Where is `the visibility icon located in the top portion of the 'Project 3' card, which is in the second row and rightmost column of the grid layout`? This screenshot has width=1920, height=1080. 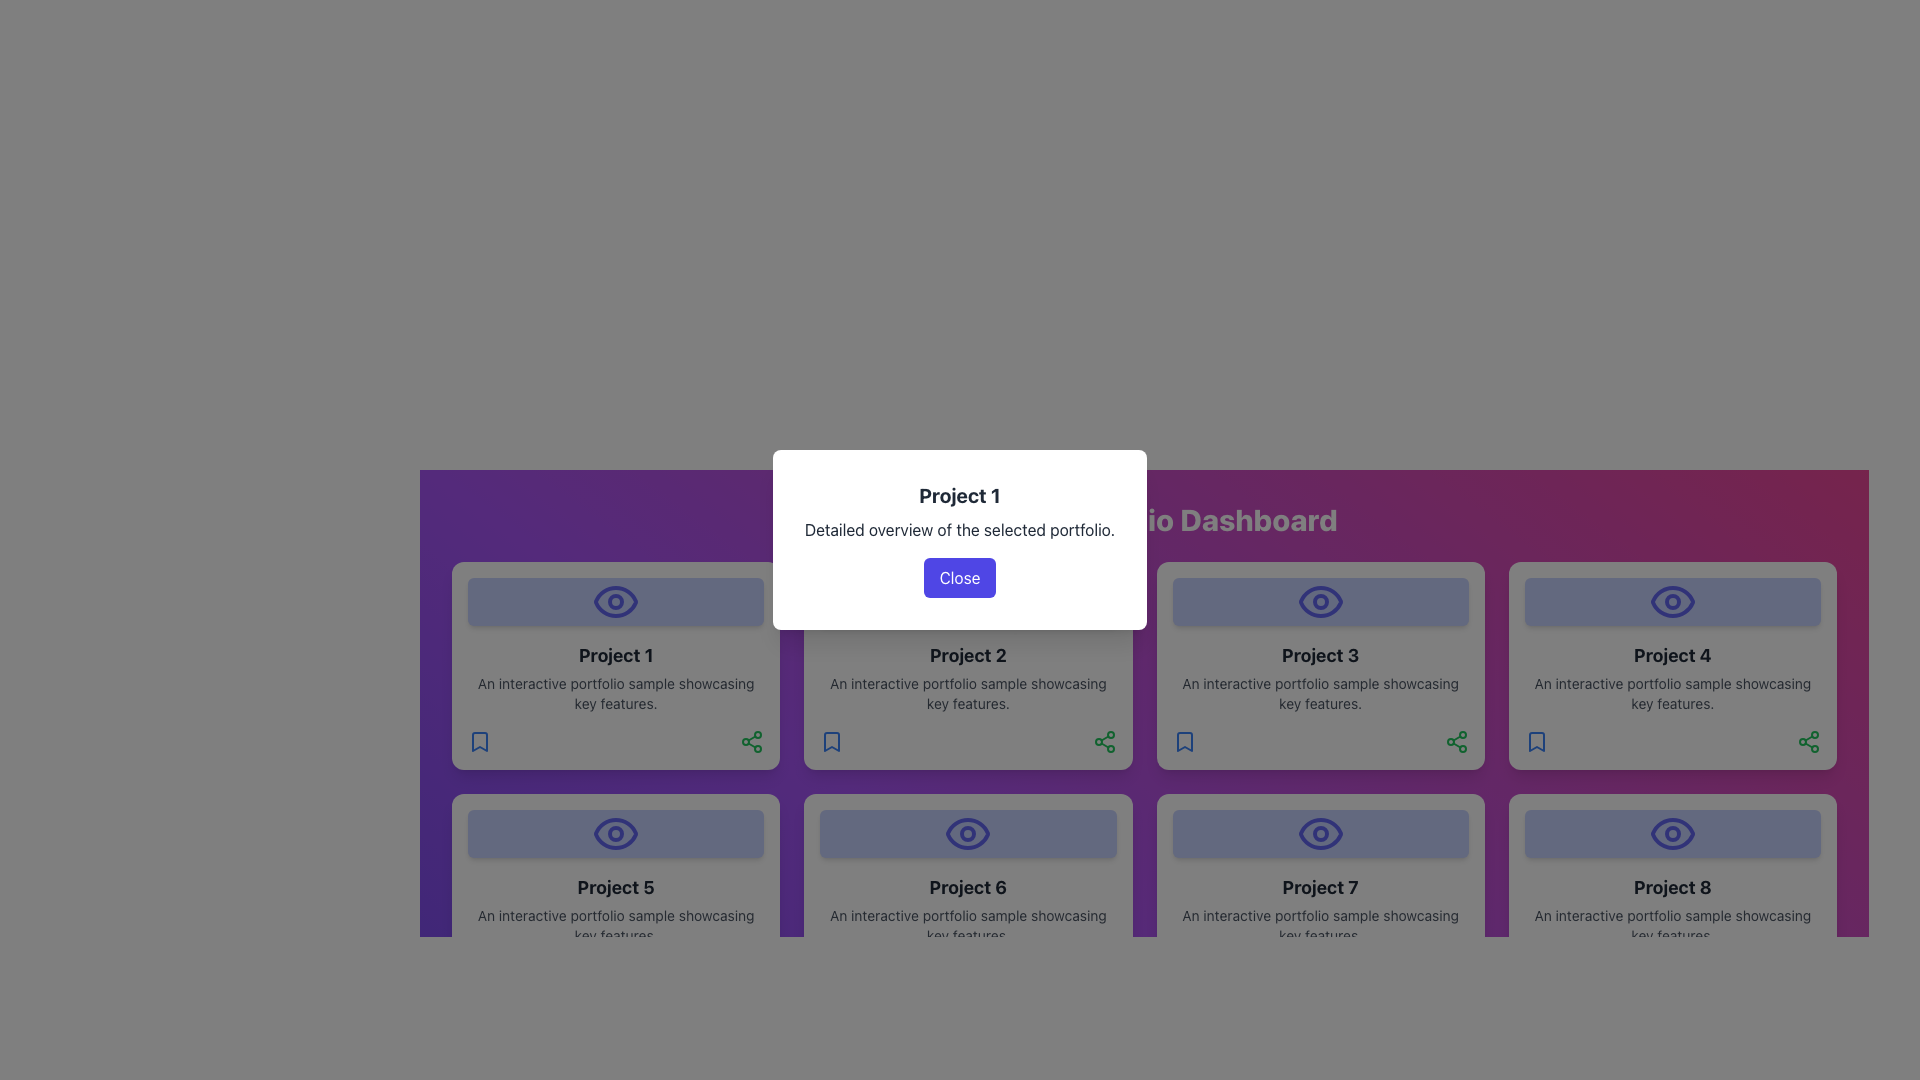
the visibility icon located in the top portion of the 'Project 3' card, which is in the second row and rightmost column of the grid layout is located at coordinates (1320, 600).